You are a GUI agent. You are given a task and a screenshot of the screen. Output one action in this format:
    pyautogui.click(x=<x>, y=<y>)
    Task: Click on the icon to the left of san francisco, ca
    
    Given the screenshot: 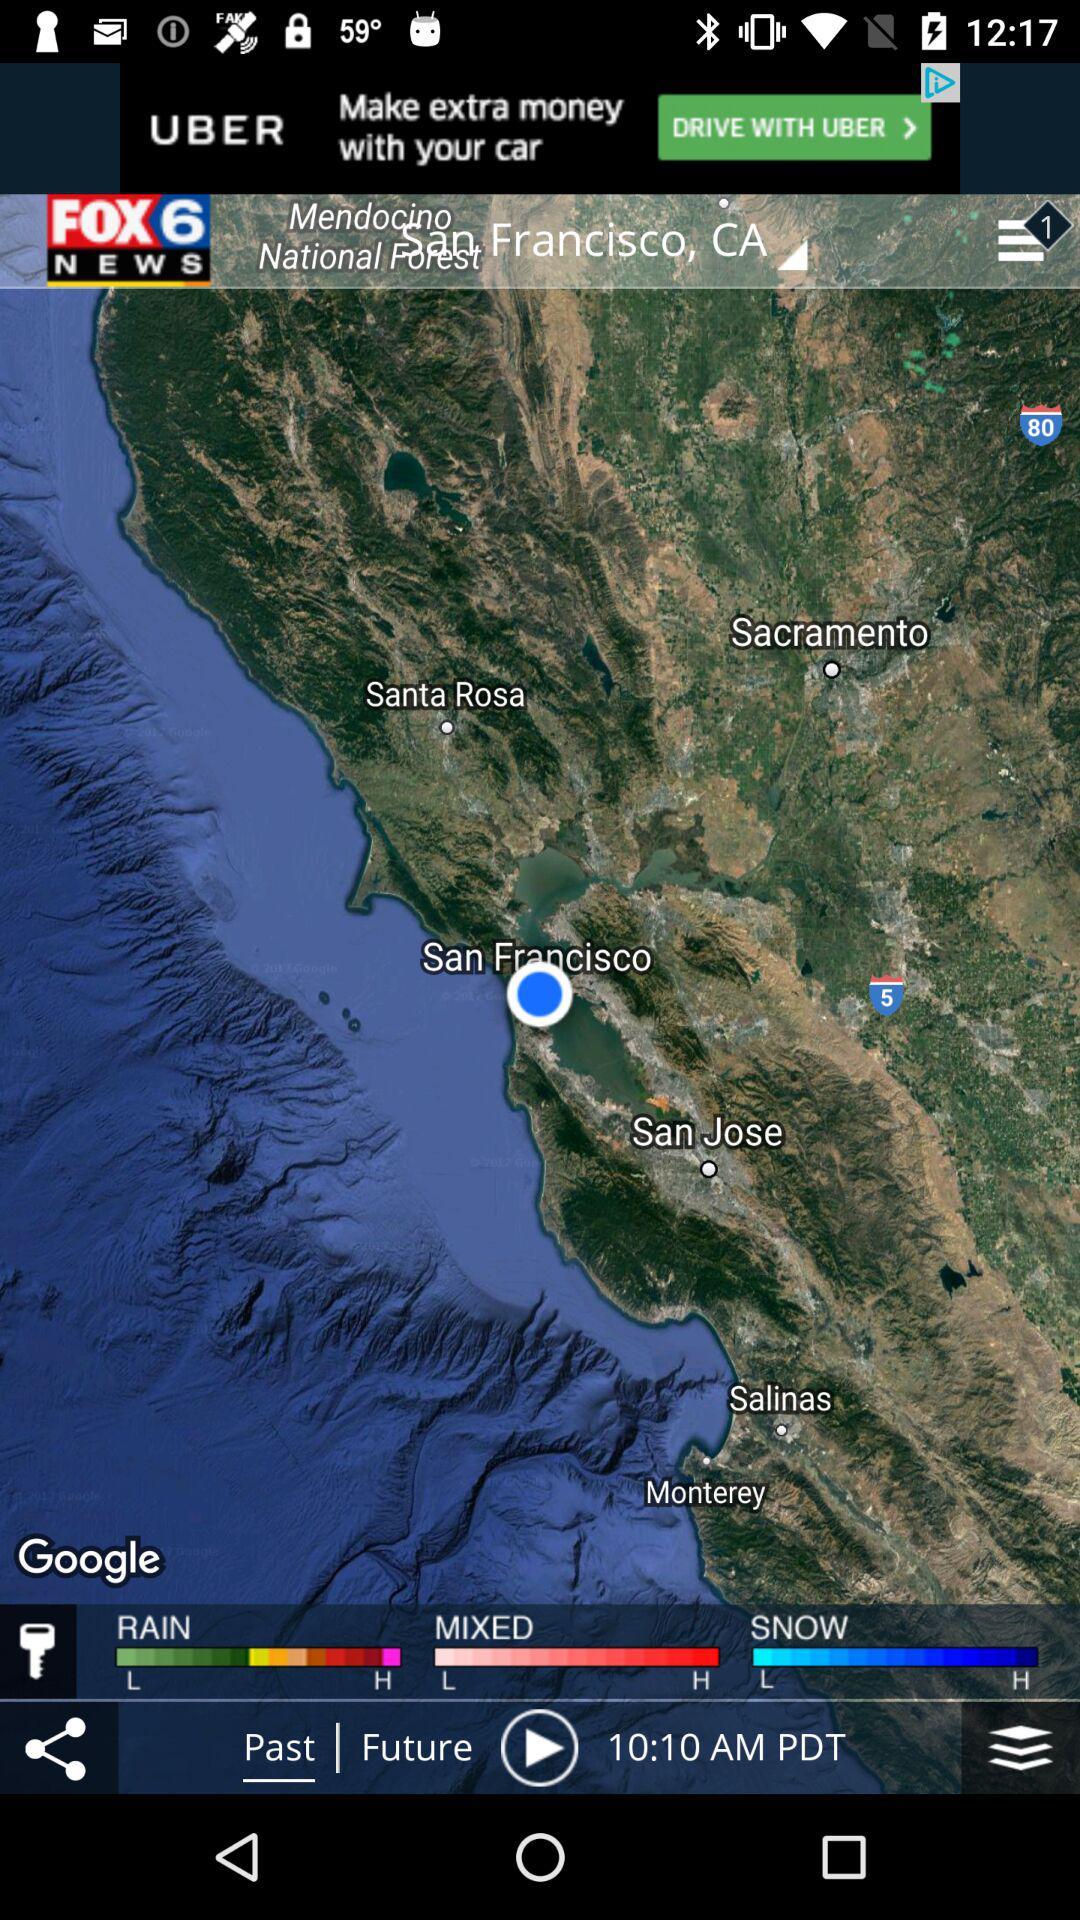 What is the action you would take?
    pyautogui.click(x=131, y=240)
    